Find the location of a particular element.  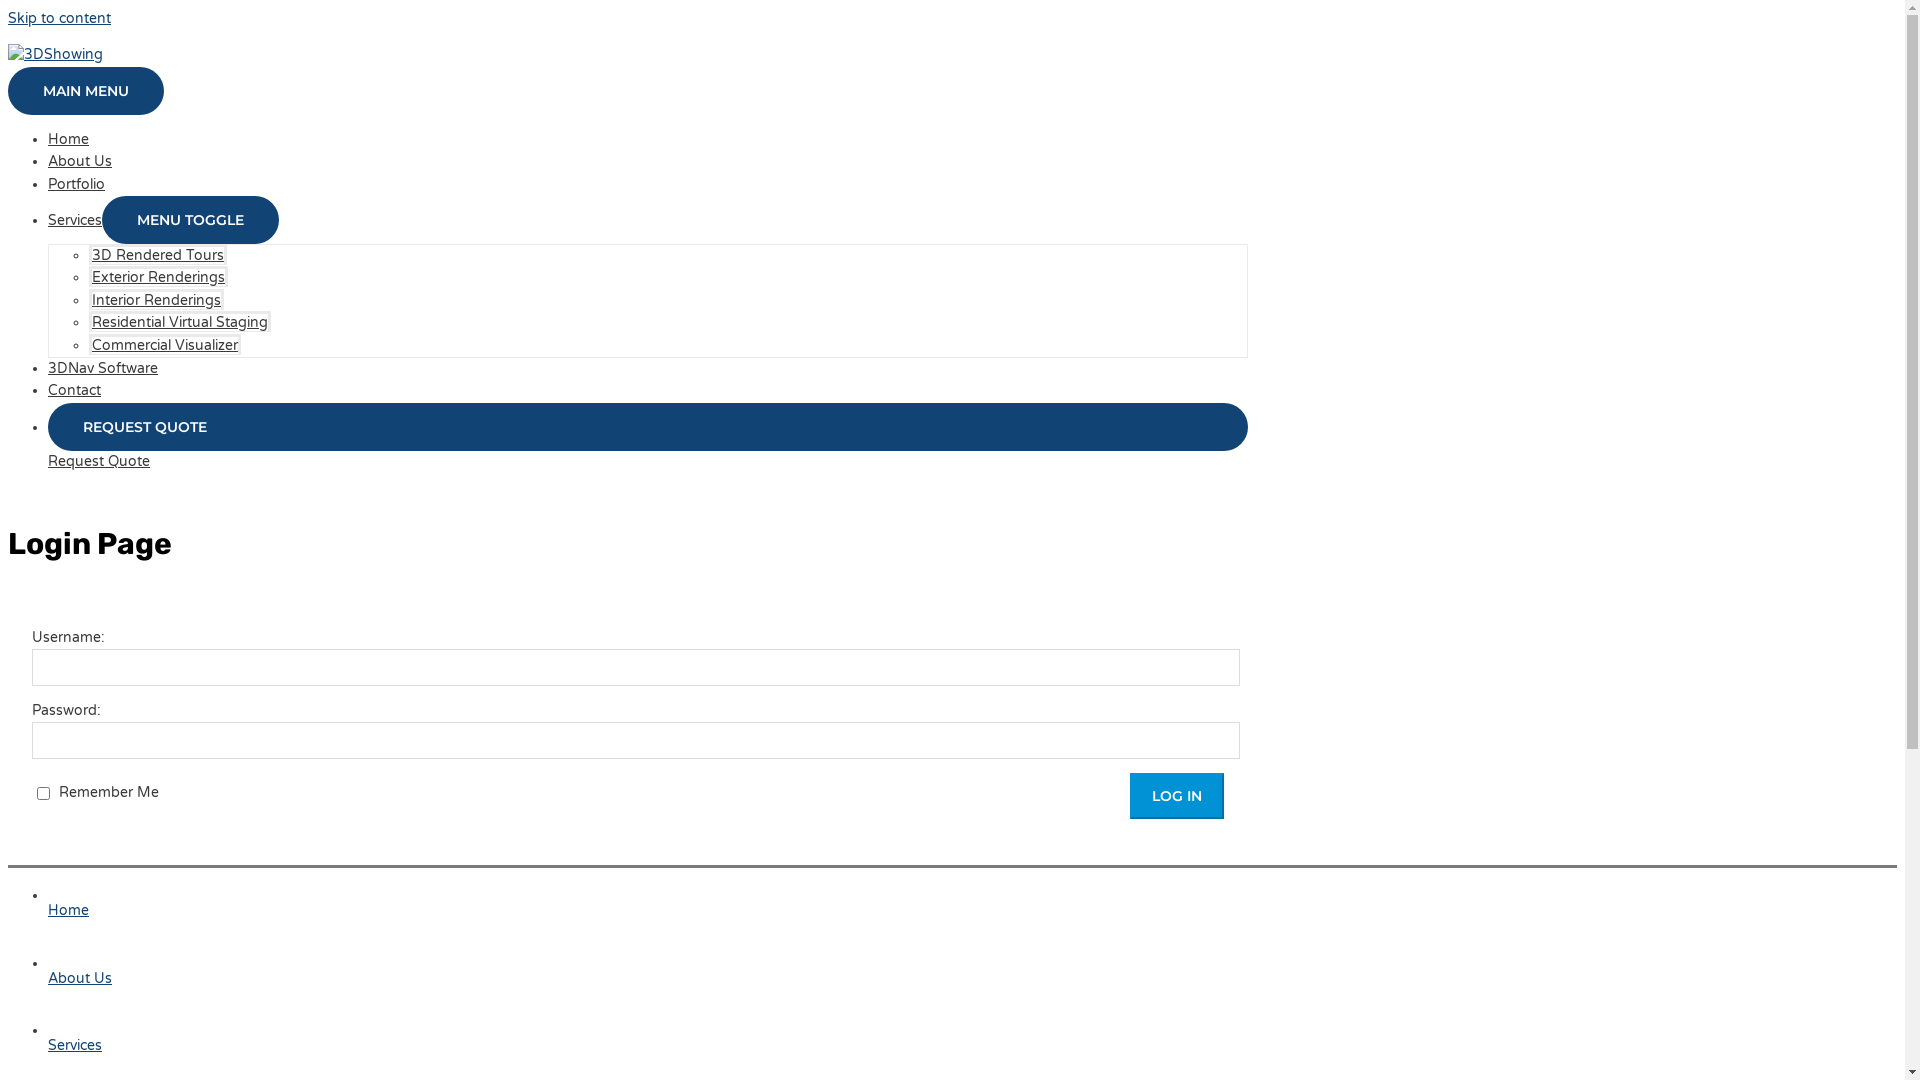

'Residential Virtual Staging' is located at coordinates (180, 320).